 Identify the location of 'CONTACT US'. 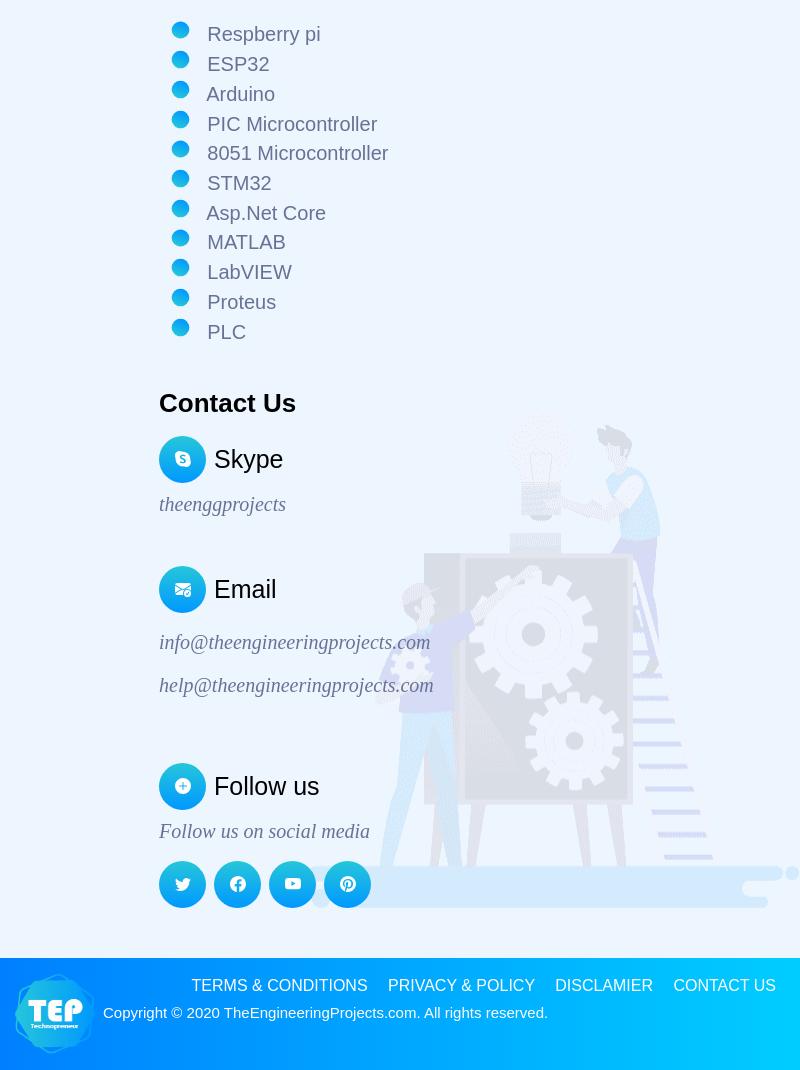
(673, 984).